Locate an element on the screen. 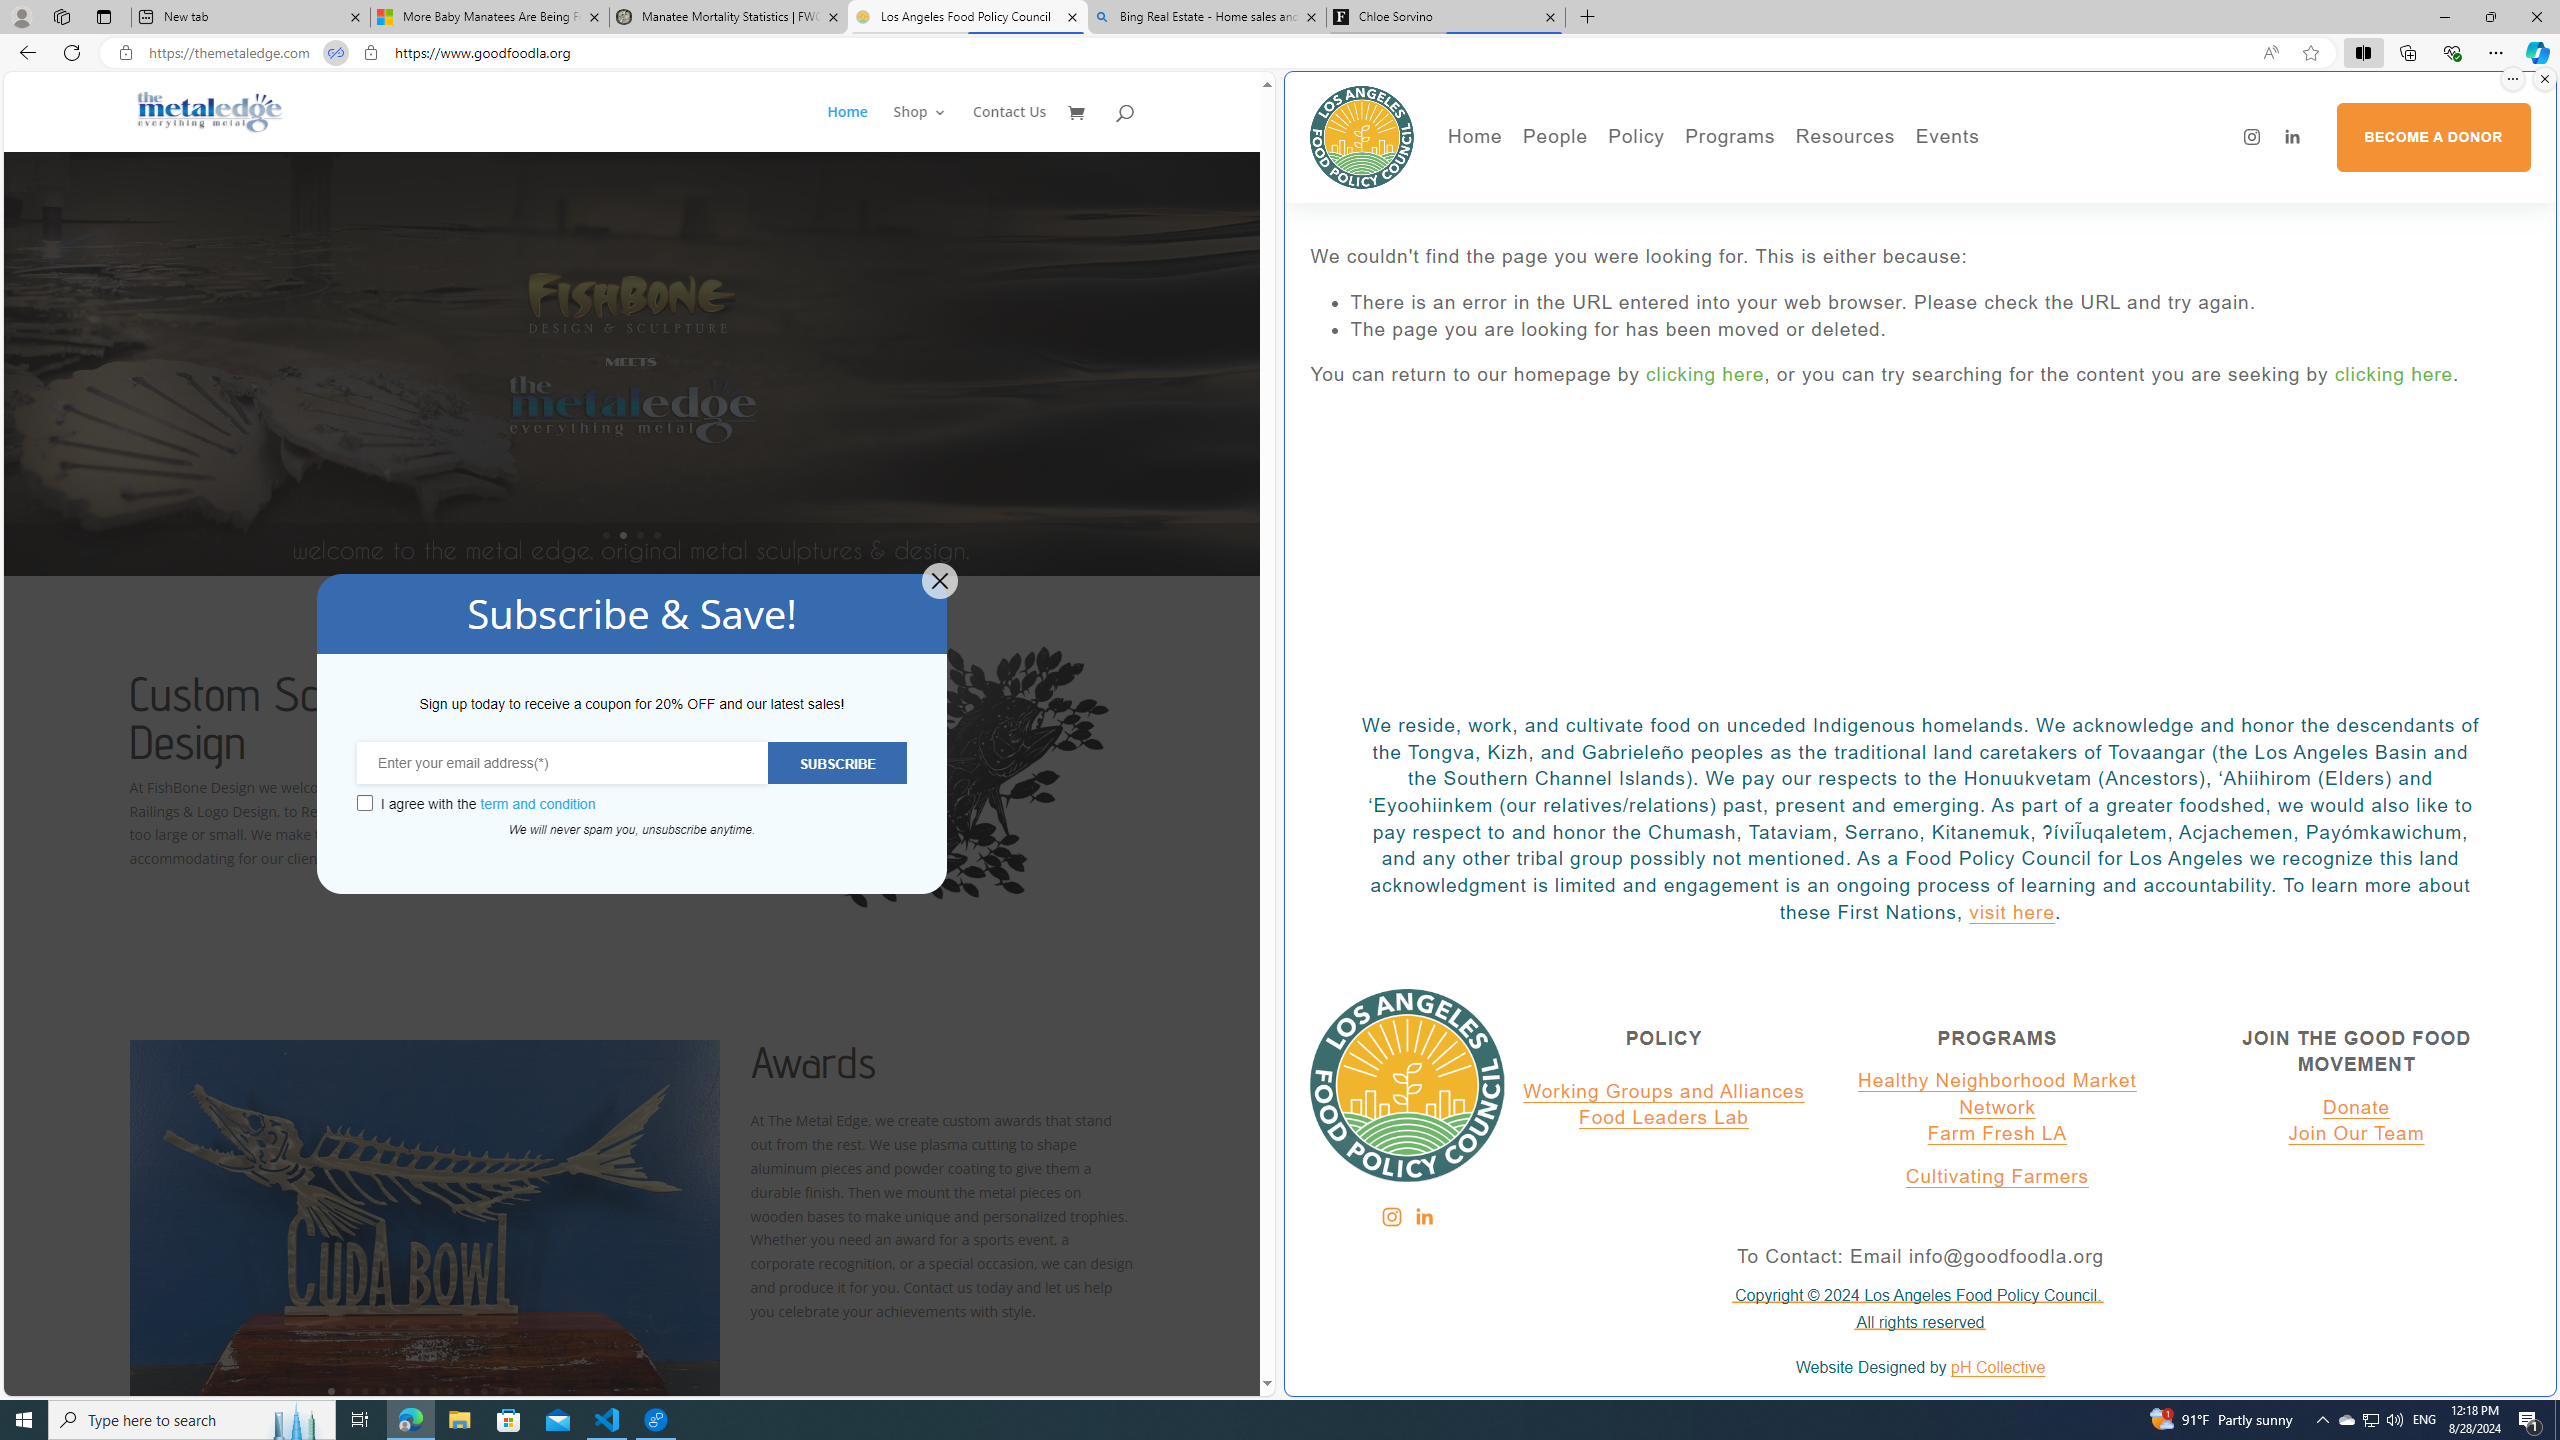 The image size is (2560, 1440). 'Metal Fish Sculptures & Metal Designs' is located at coordinates (208, 111).